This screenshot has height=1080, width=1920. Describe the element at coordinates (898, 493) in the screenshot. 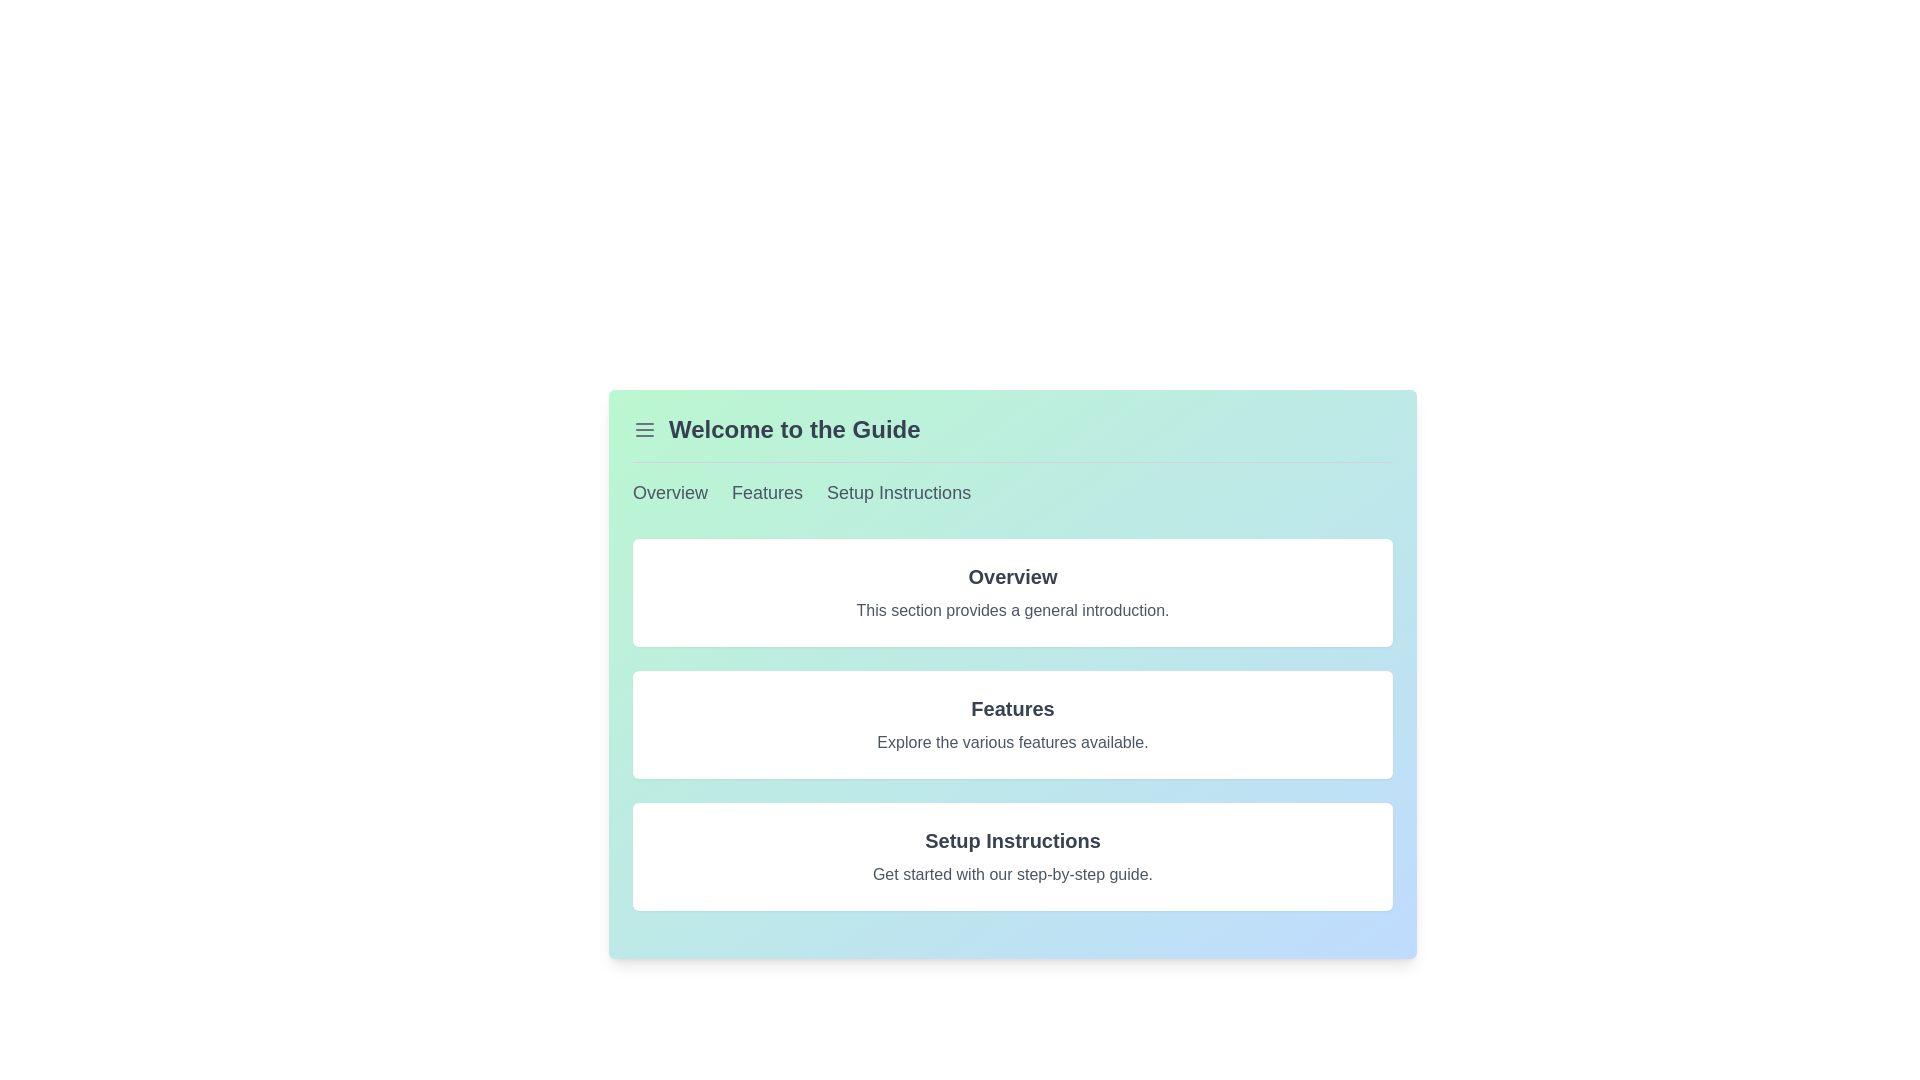

I see `the 'Setup Instructions' hyperlink in the top-level horizontal navigation bar` at that location.